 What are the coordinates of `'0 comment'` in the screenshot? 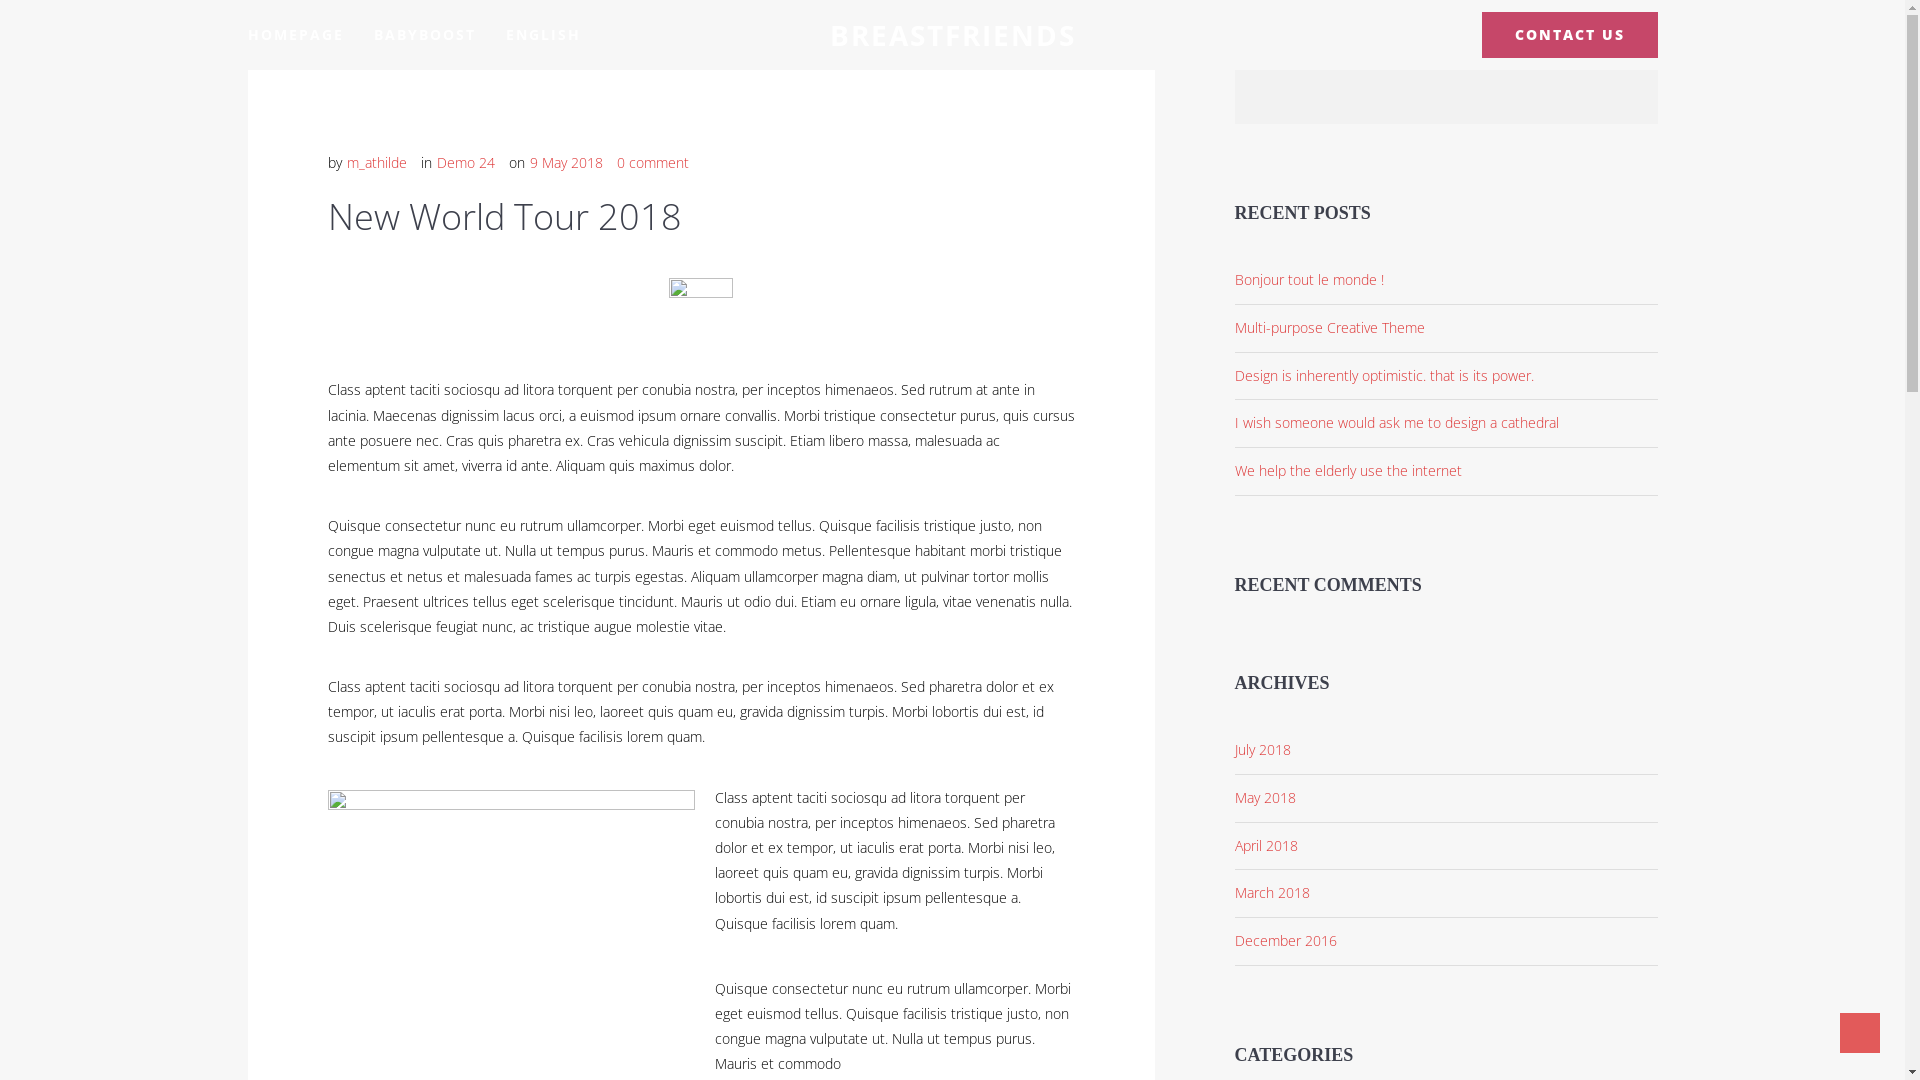 It's located at (652, 161).